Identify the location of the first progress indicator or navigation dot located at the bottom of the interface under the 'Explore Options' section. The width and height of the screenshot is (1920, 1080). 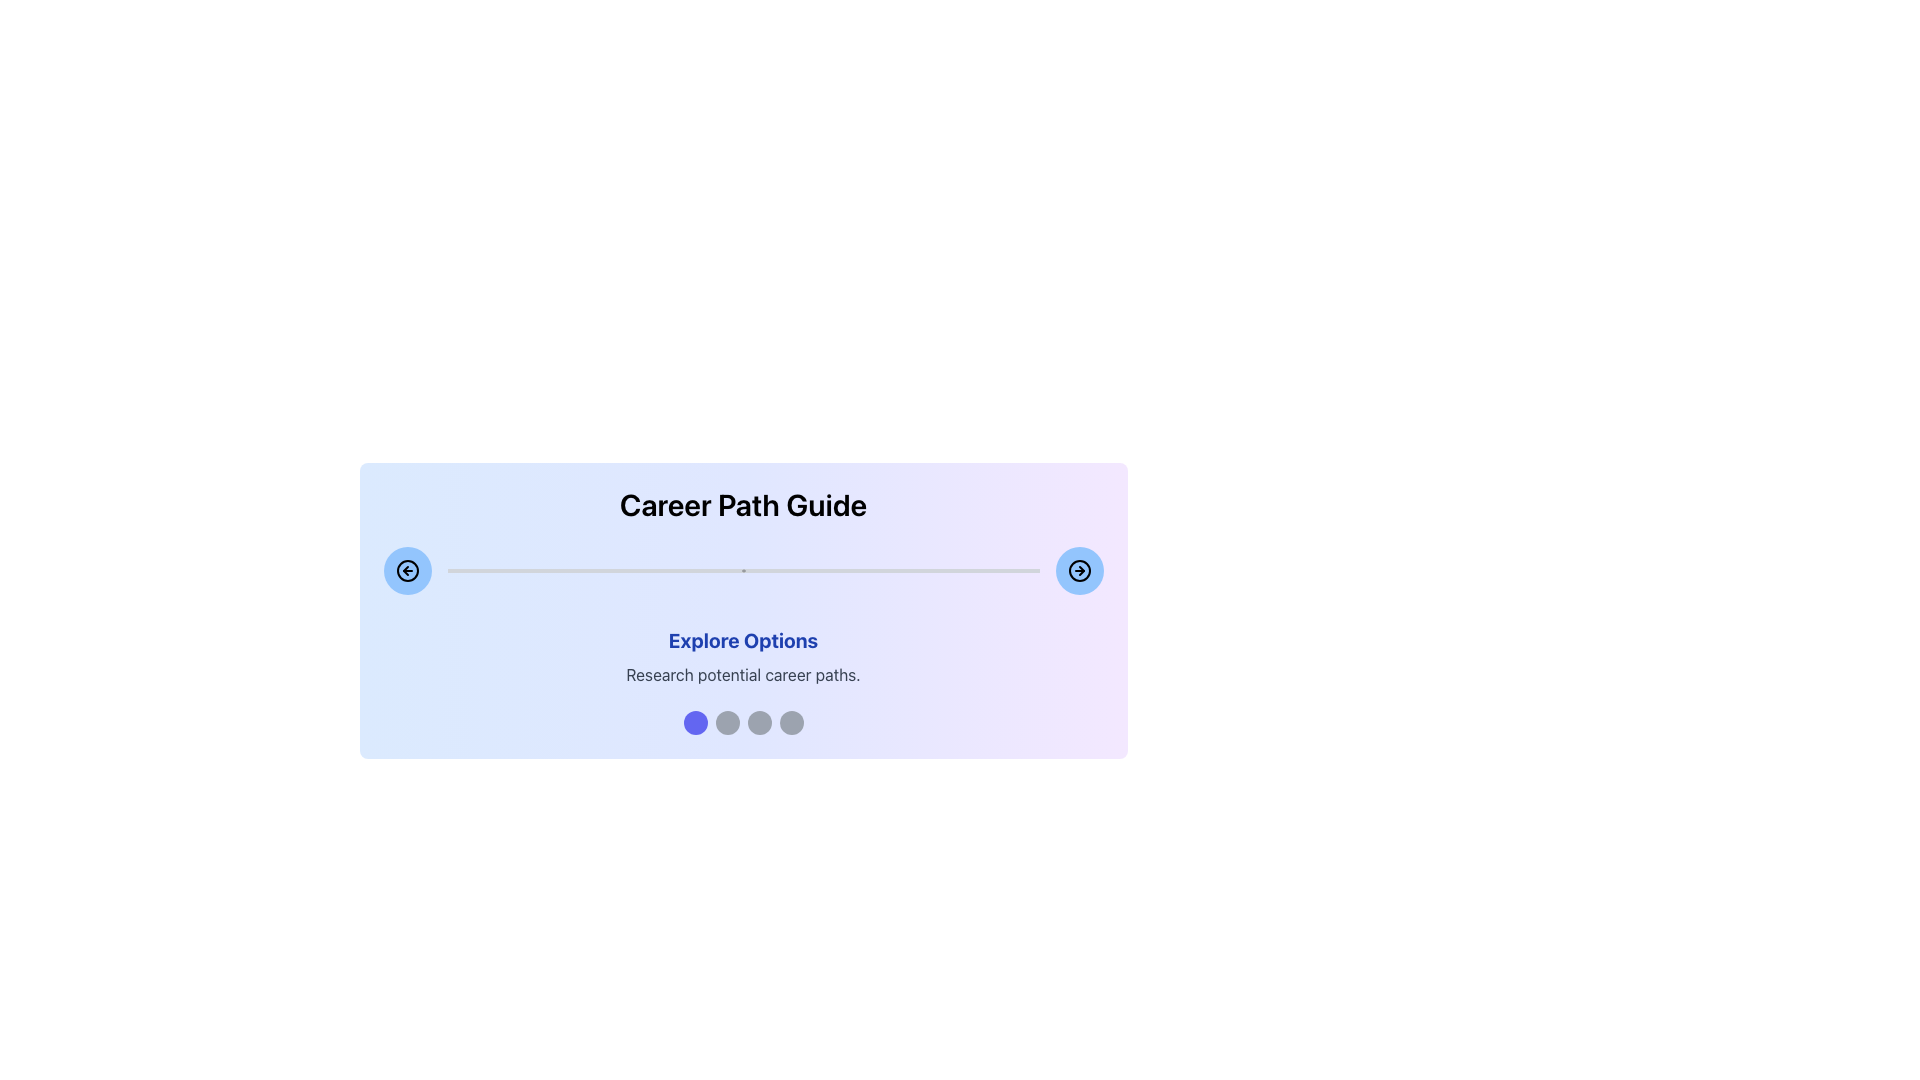
(695, 722).